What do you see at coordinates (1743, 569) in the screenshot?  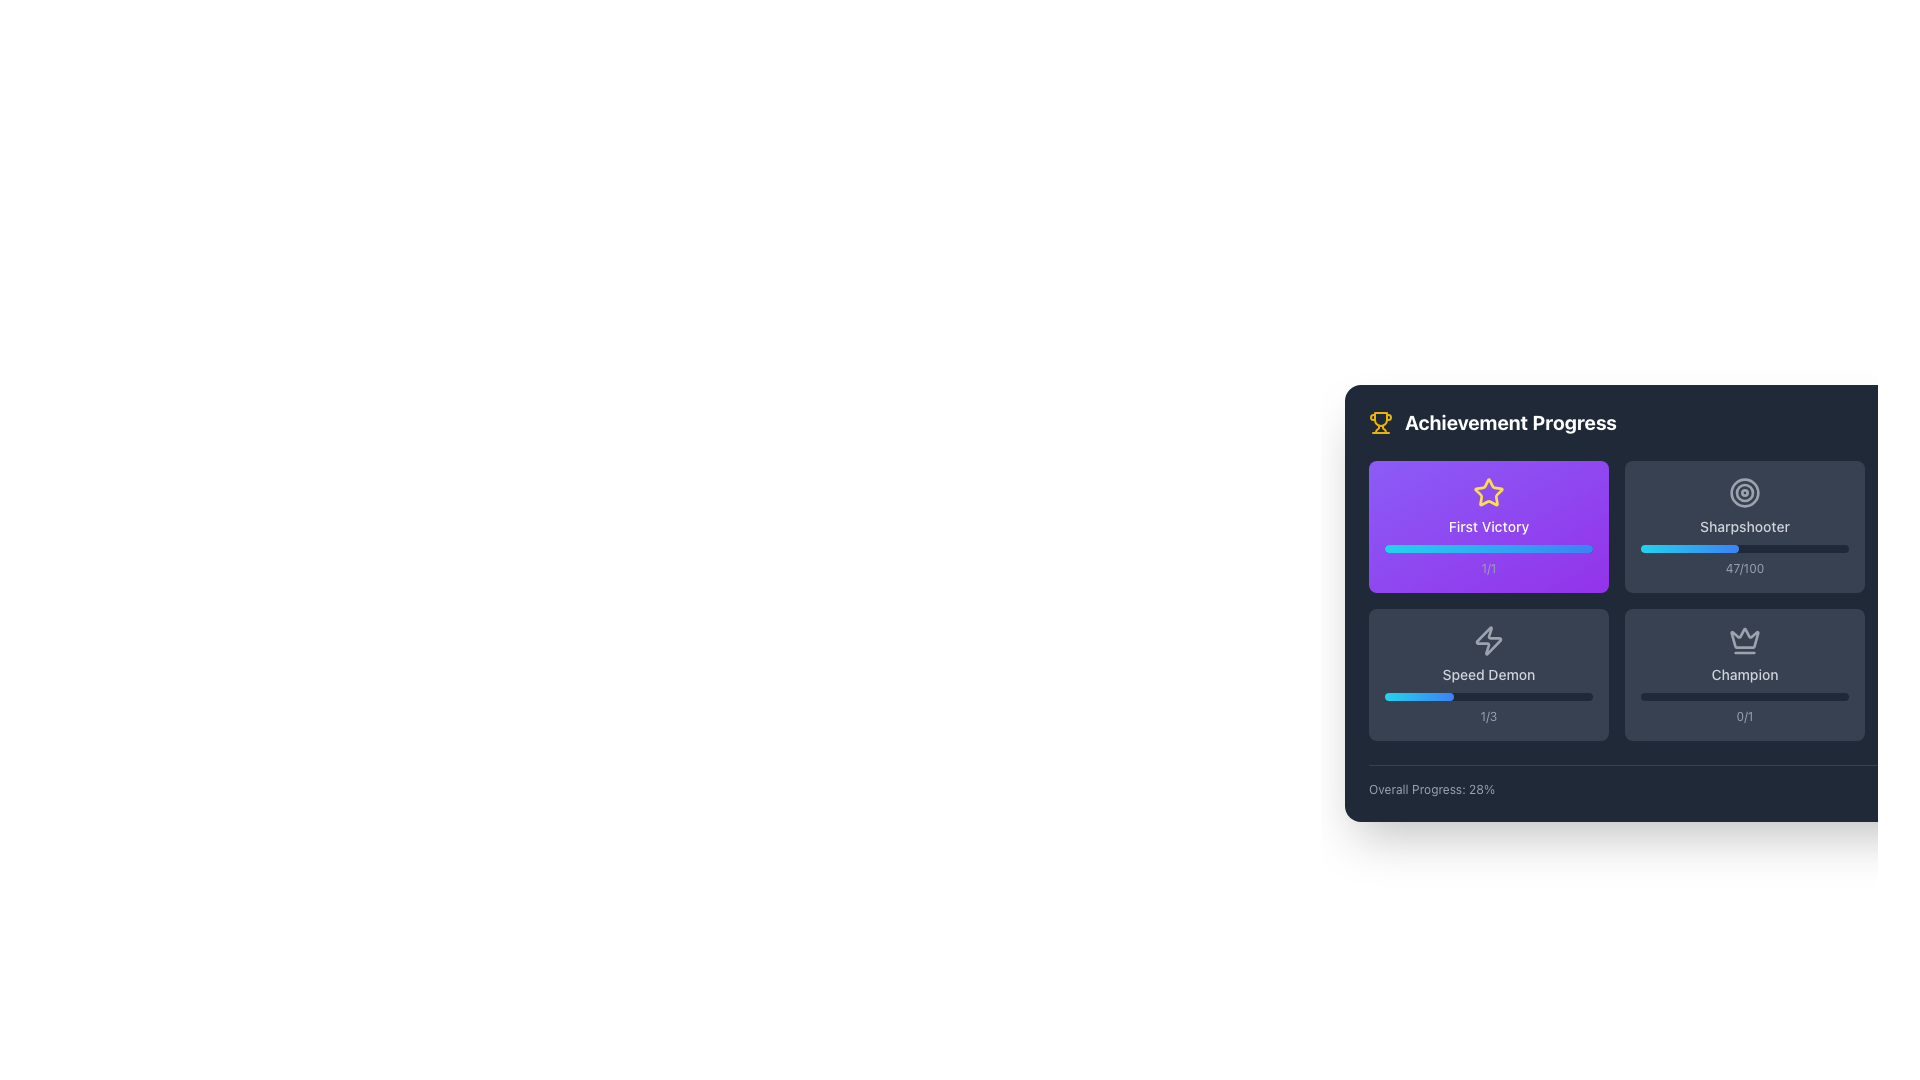 I see `the text label displaying '47/100' within the 'Sharpshooter' segment of the Achievement Progress interface, which is positioned slightly above the progress bar and has a light gray color on a dark gray background` at bounding box center [1743, 569].